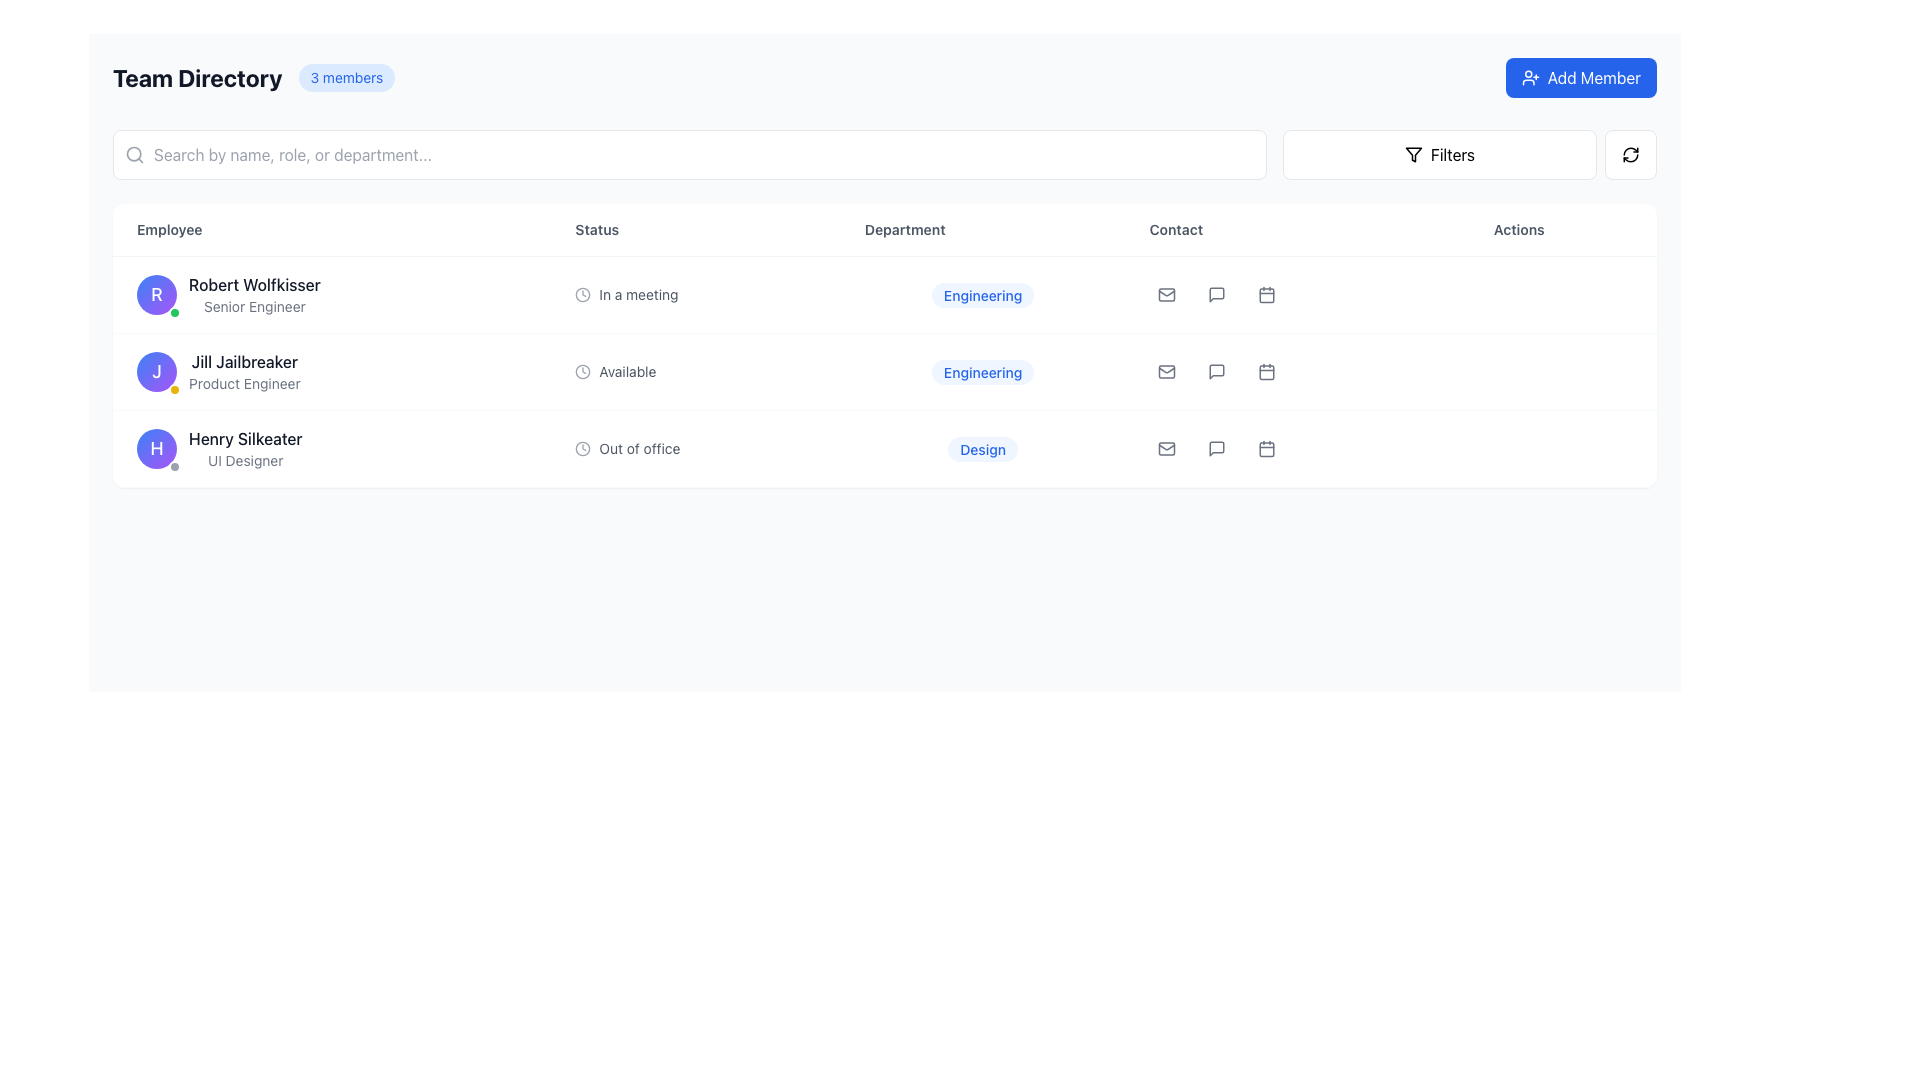  What do you see at coordinates (626, 371) in the screenshot?
I see `the status label indicating the availability of user 'Jill Jailbreaker' located in the second row of the table next to the clock icon` at bounding box center [626, 371].